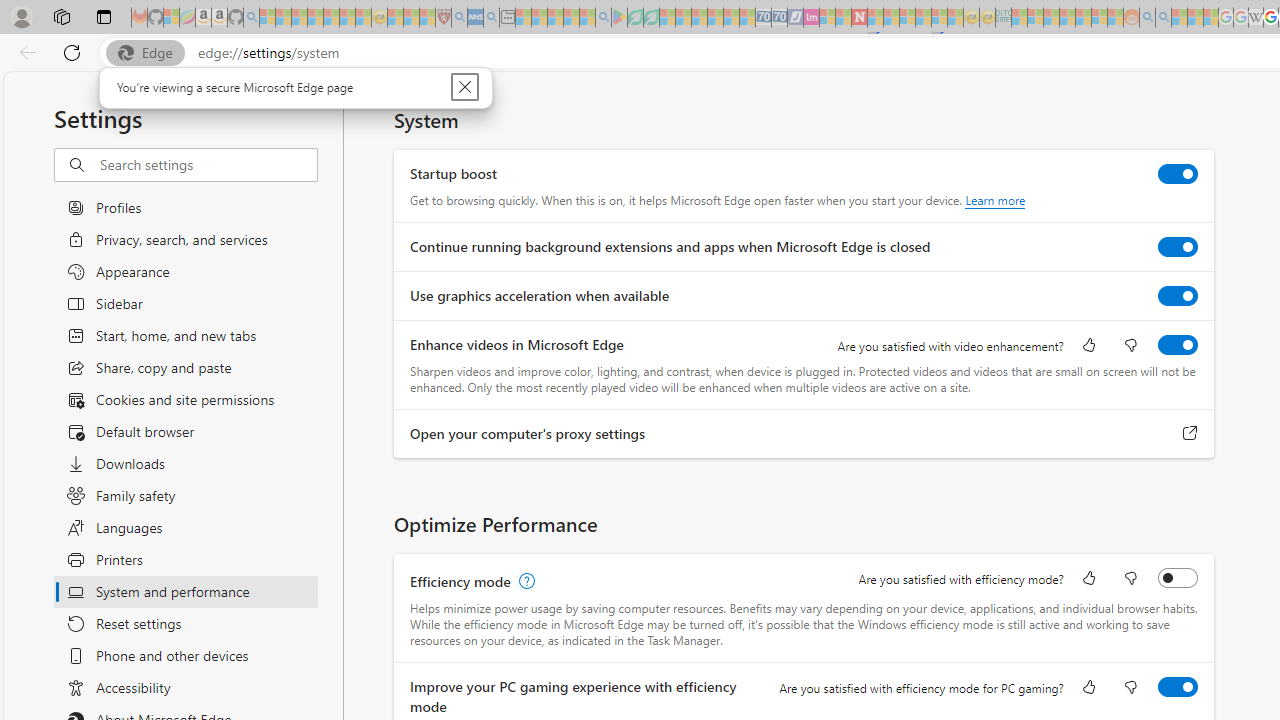 This screenshot has width=1280, height=720. What do you see at coordinates (811, 17) in the screenshot?
I see `'Jobs - lastminute.com Investor Portal - Sleeping'` at bounding box center [811, 17].